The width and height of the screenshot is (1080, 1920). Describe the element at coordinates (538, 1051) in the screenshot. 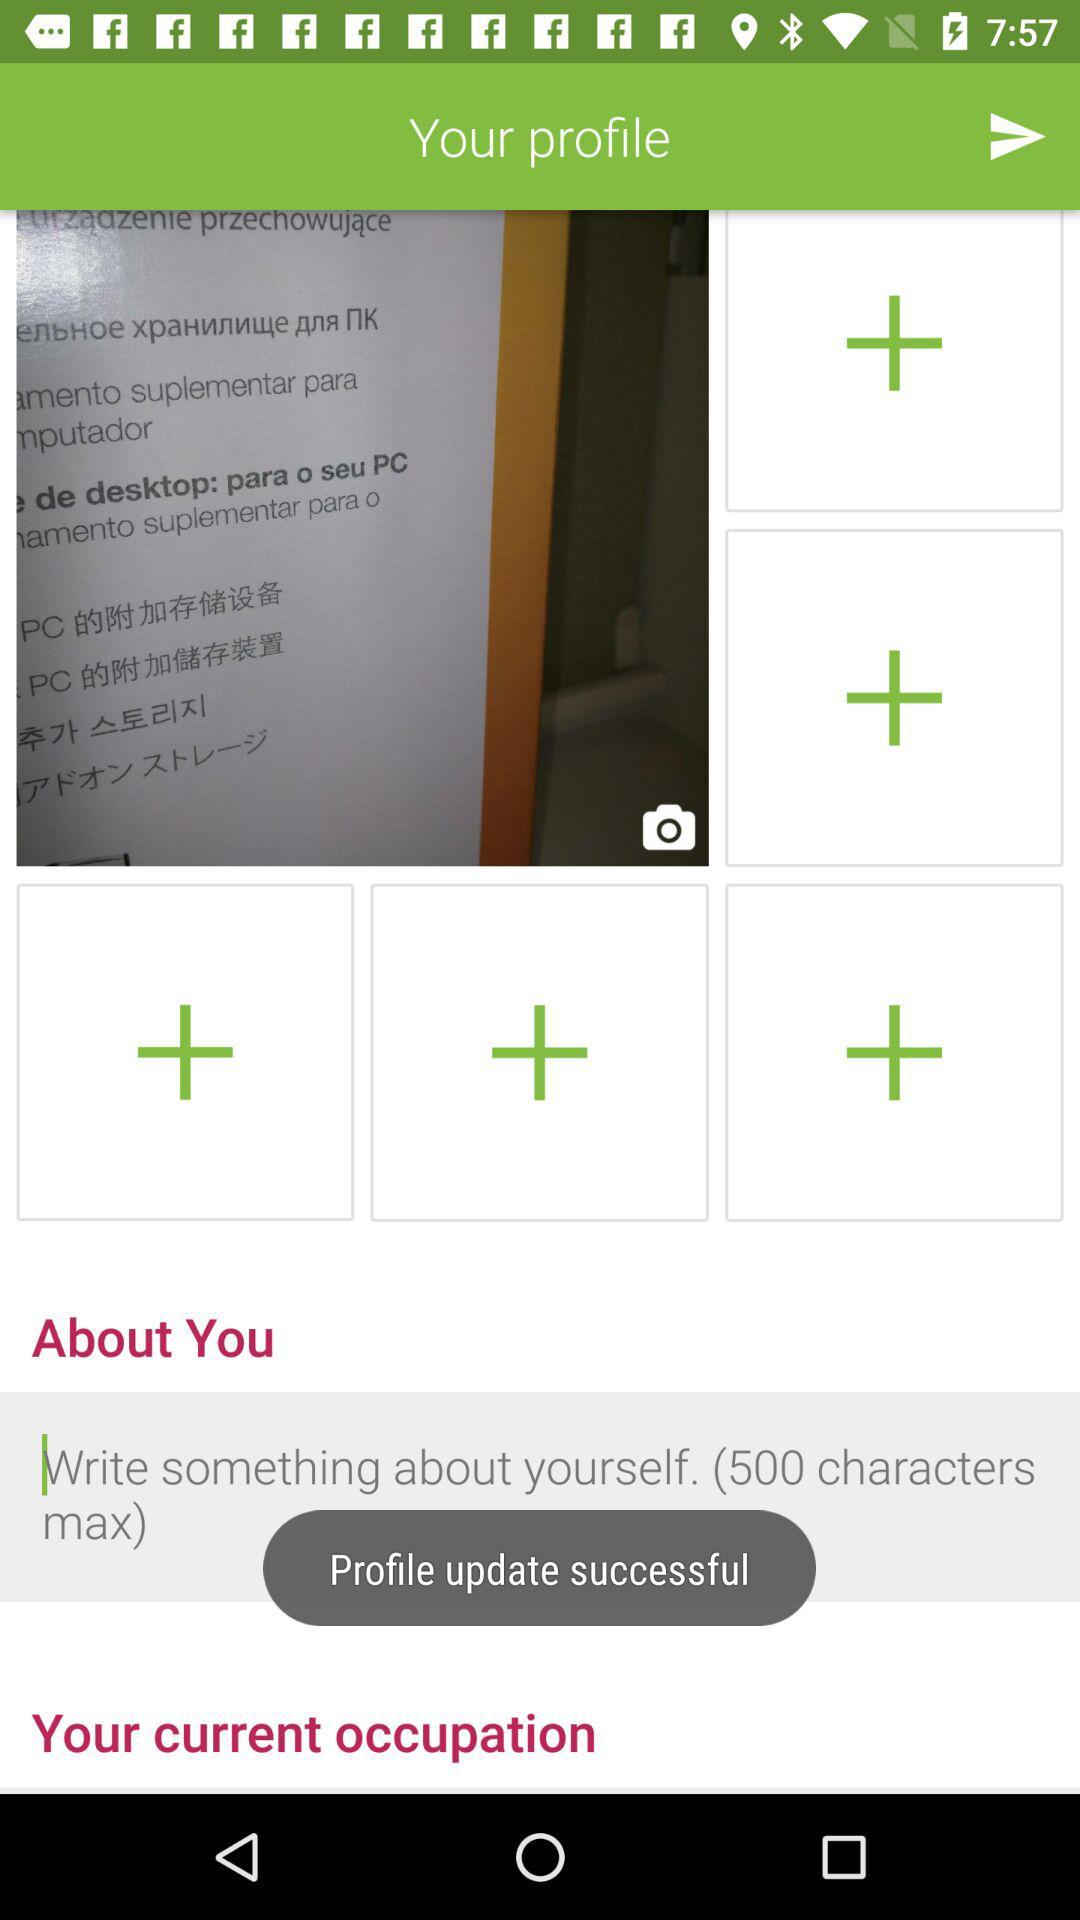

I see `photo` at that location.